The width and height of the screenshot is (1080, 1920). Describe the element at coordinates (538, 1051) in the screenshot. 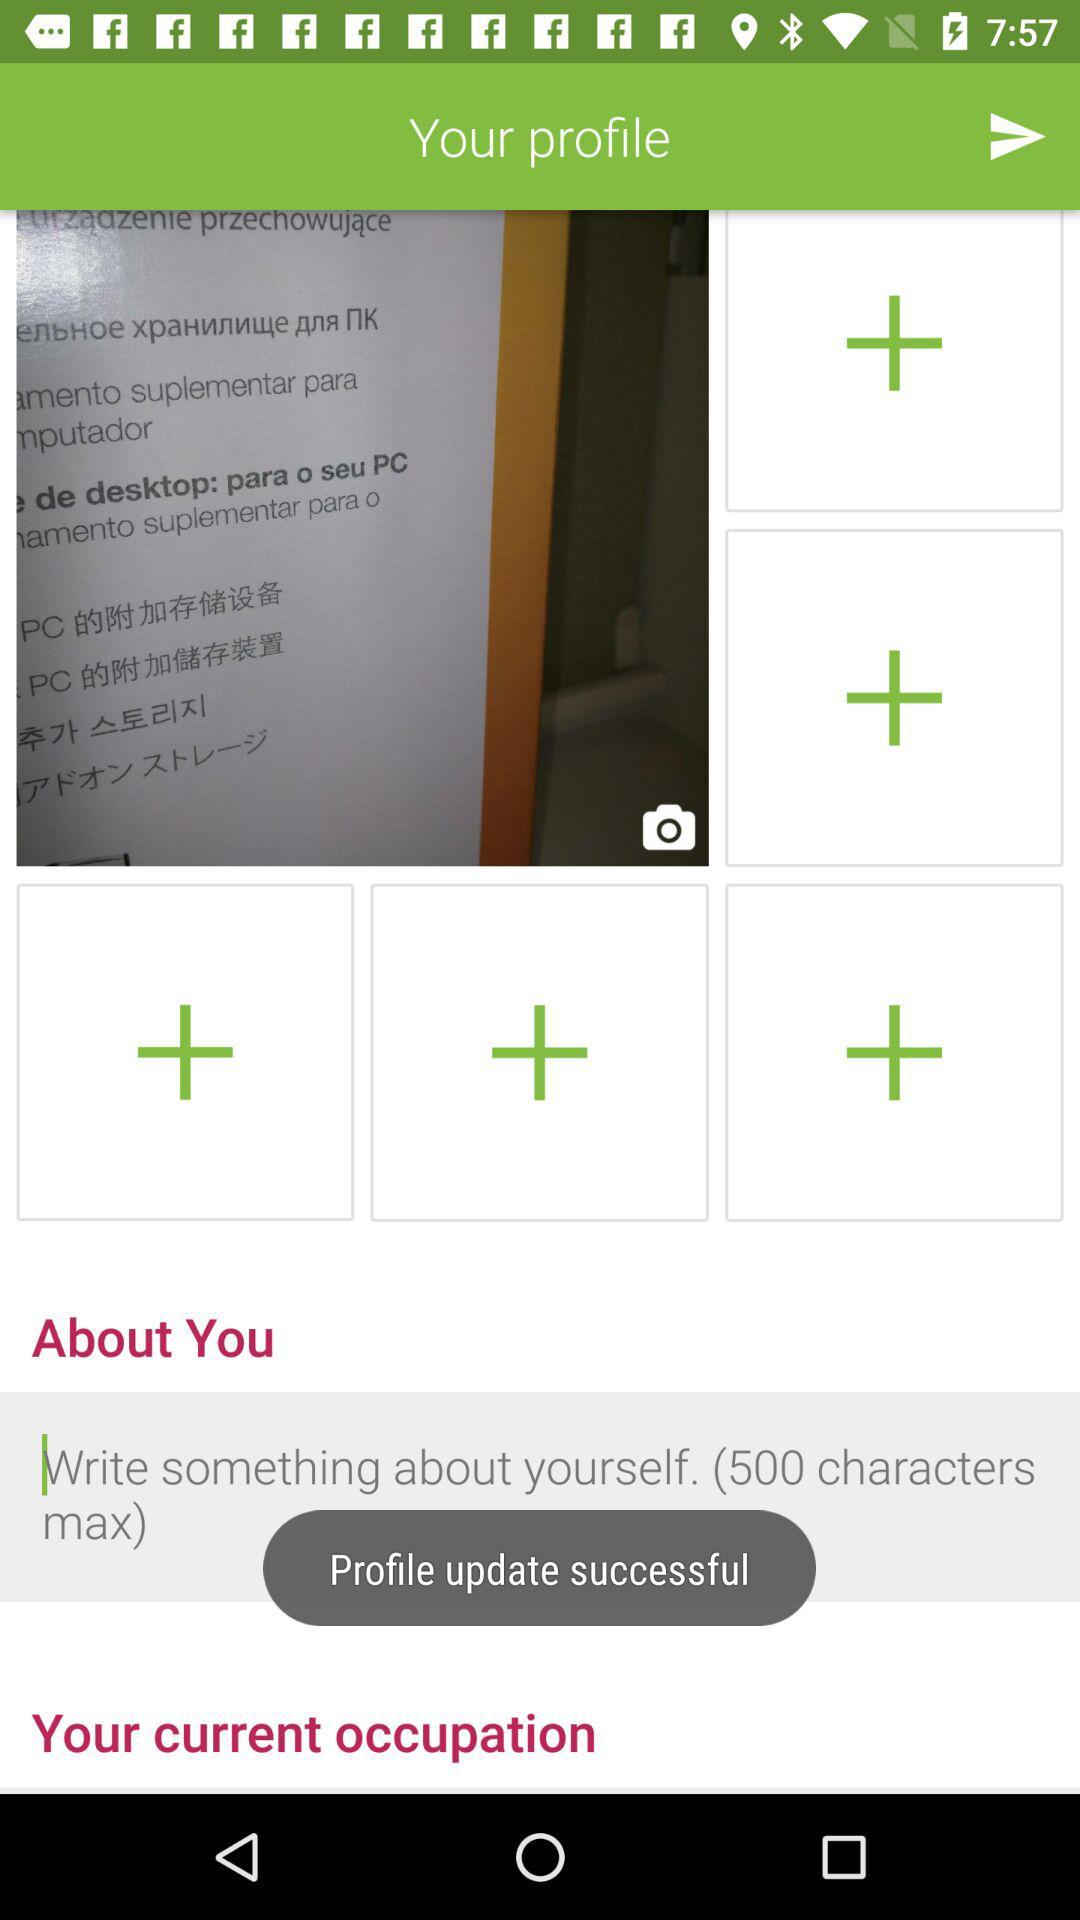

I see `photo` at that location.